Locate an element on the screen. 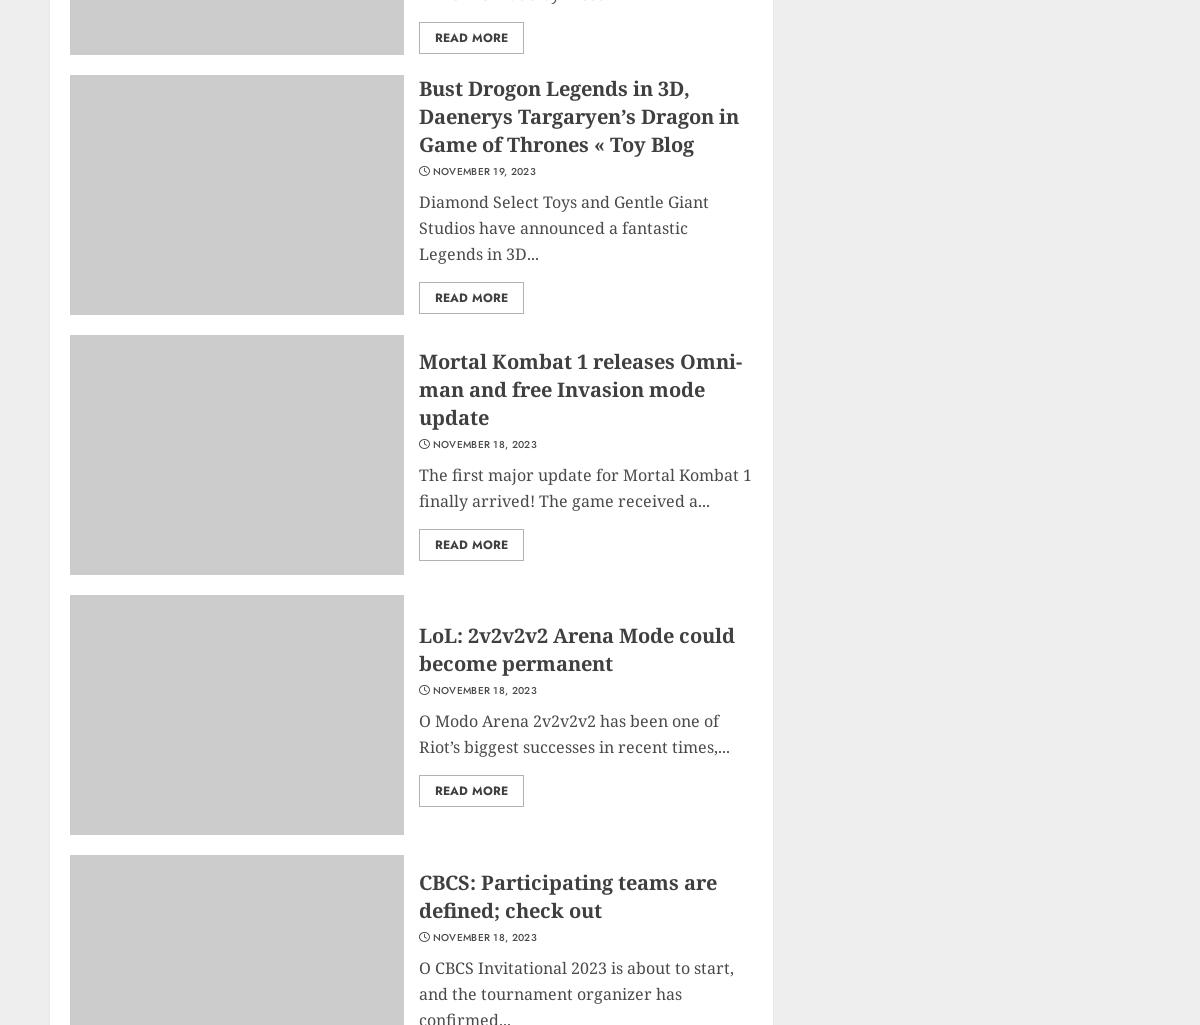  'CBCS: Participating teams are defined;  check out' is located at coordinates (566, 895).